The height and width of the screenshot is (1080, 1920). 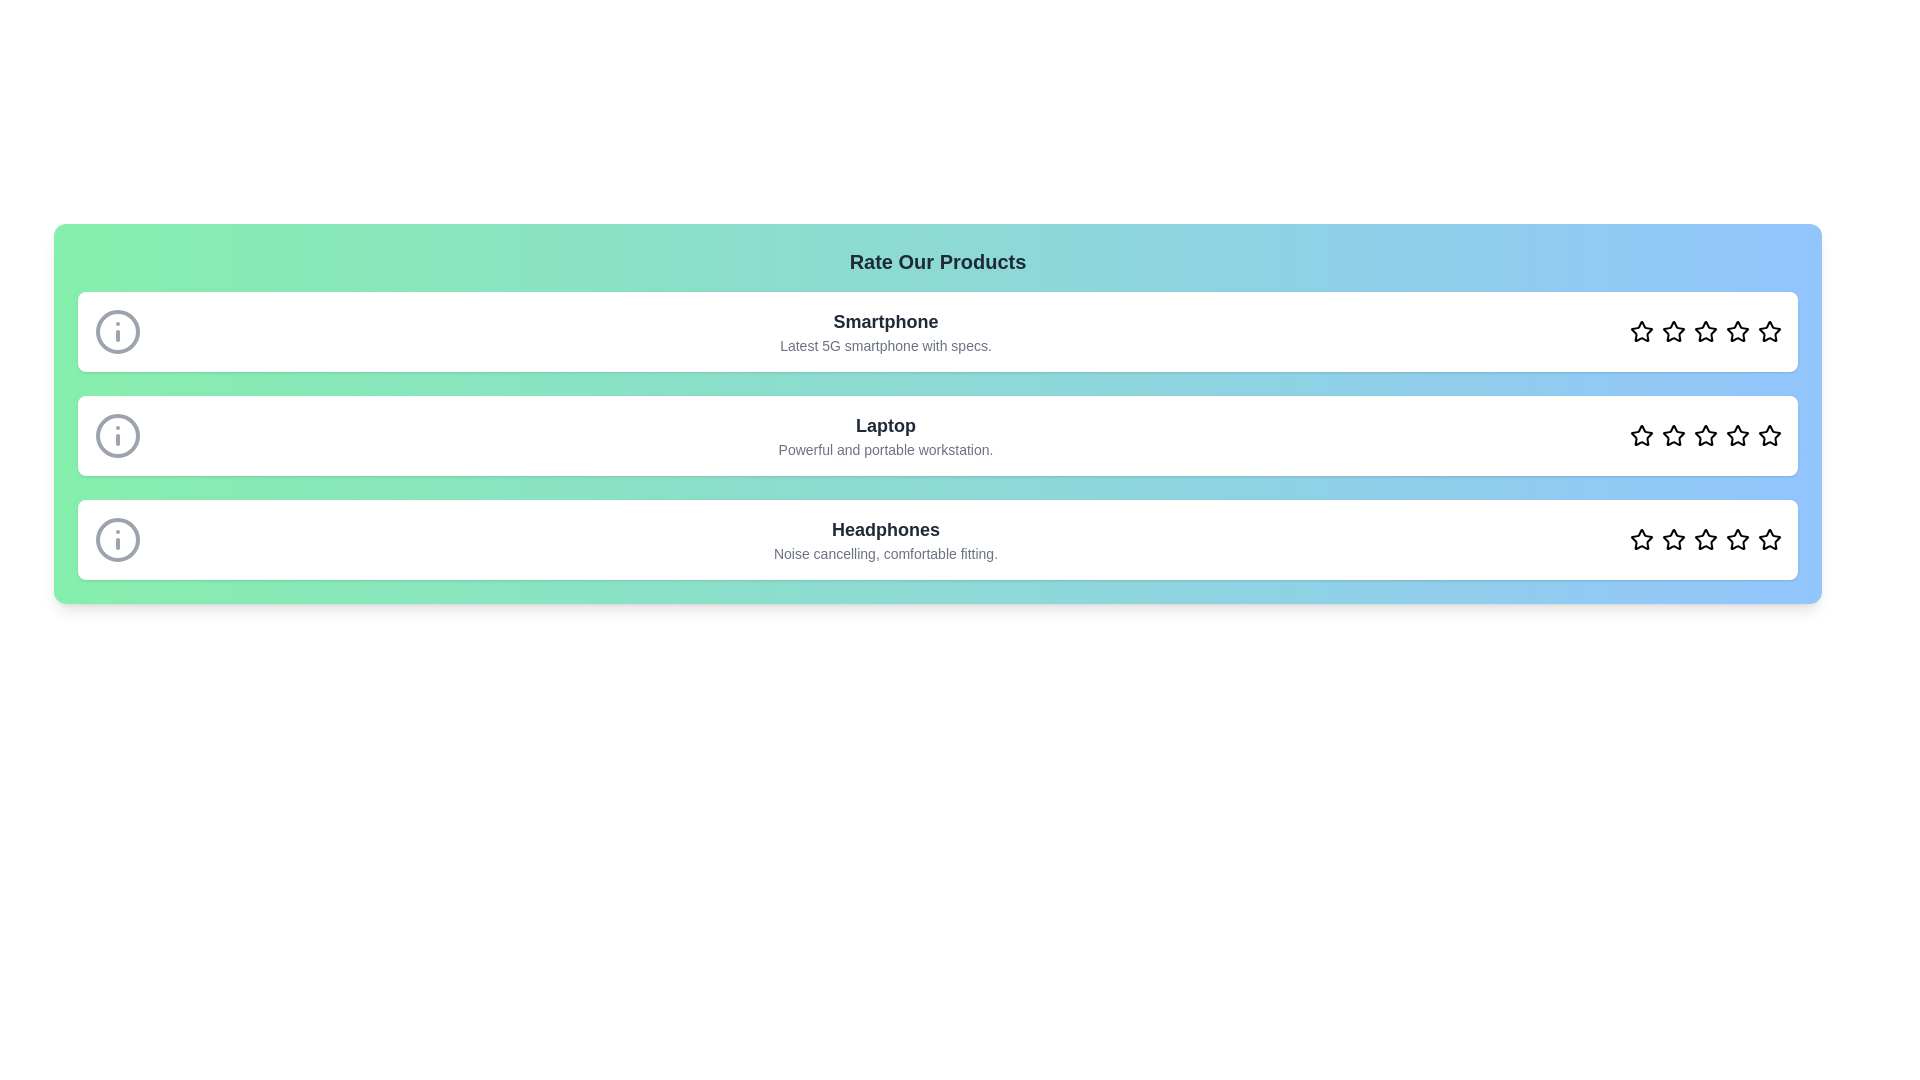 What do you see at coordinates (885, 450) in the screenshot?
I see `the Text label that provides additional descriptive information about the related product, located directly below the 'Laptop' heading` at bounding box center [885, 450].